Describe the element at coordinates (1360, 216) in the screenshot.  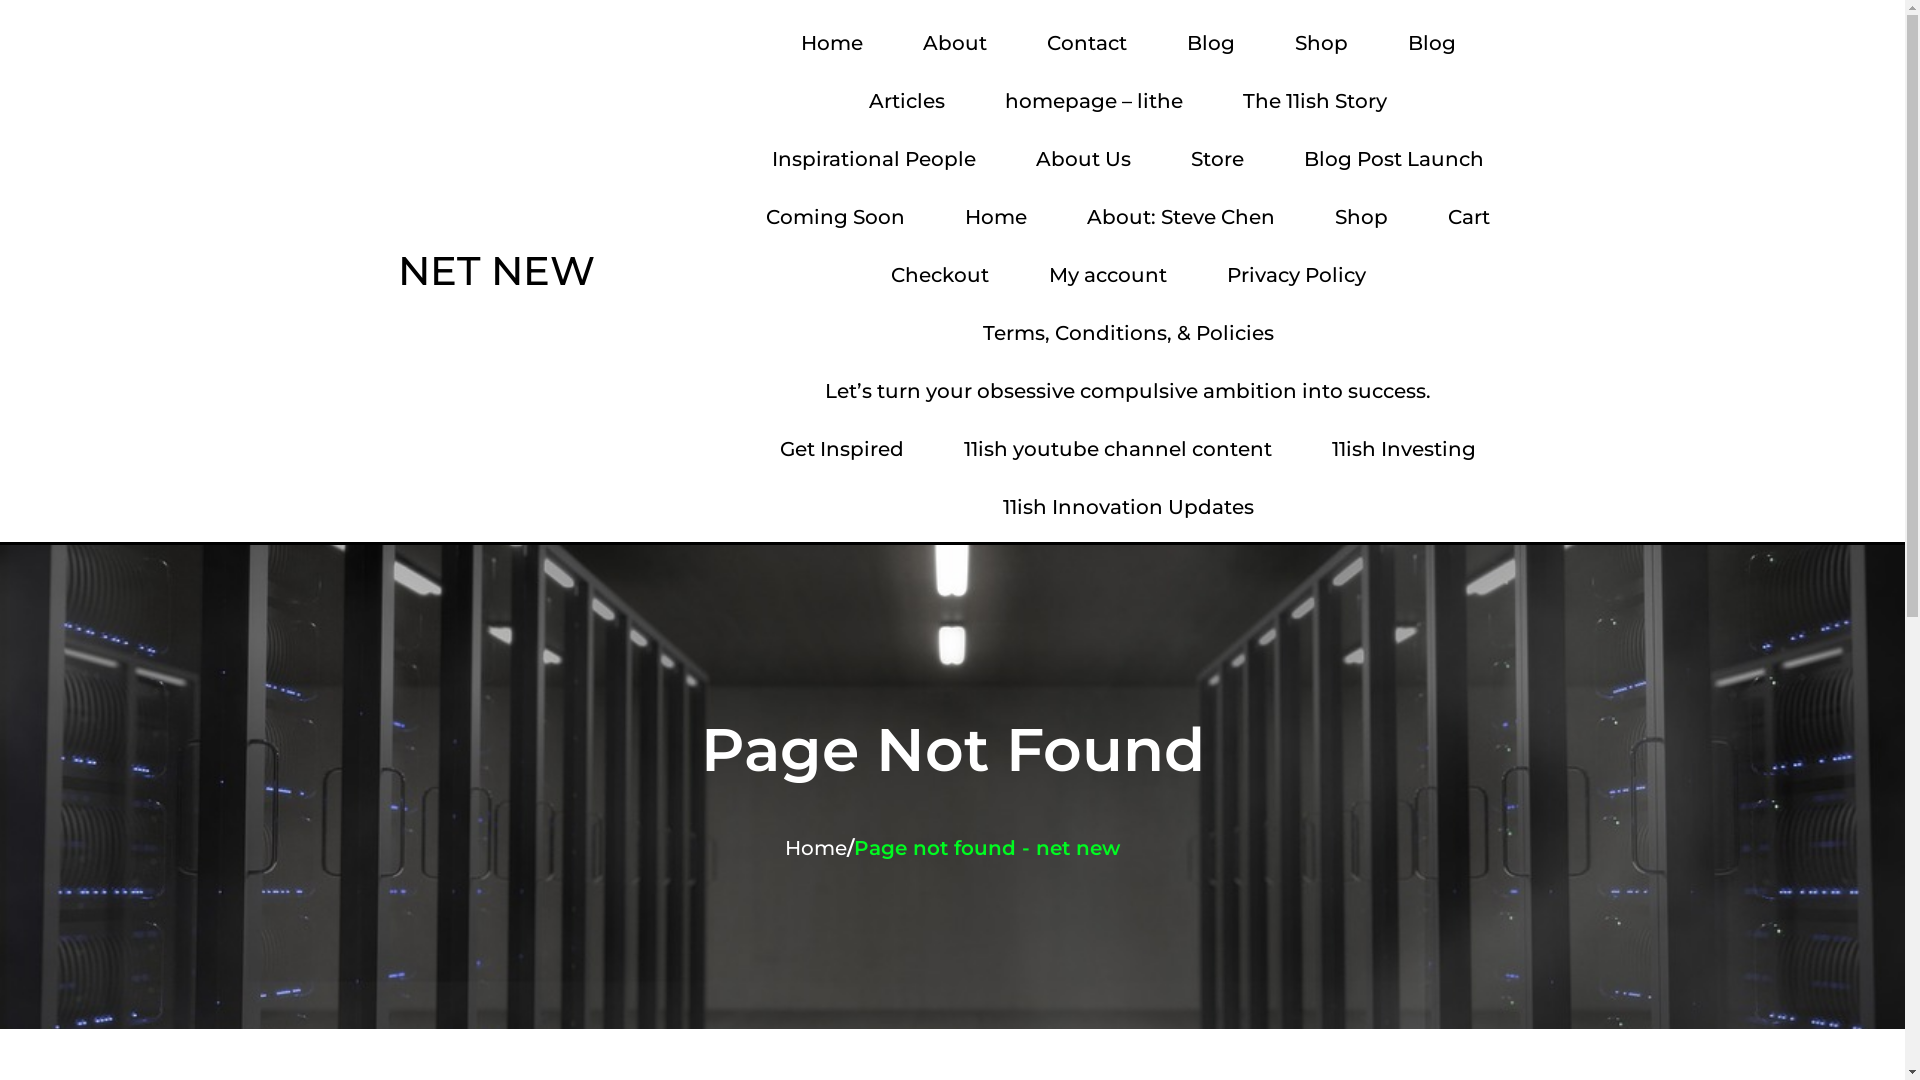
I see `'Shop'` at that location.